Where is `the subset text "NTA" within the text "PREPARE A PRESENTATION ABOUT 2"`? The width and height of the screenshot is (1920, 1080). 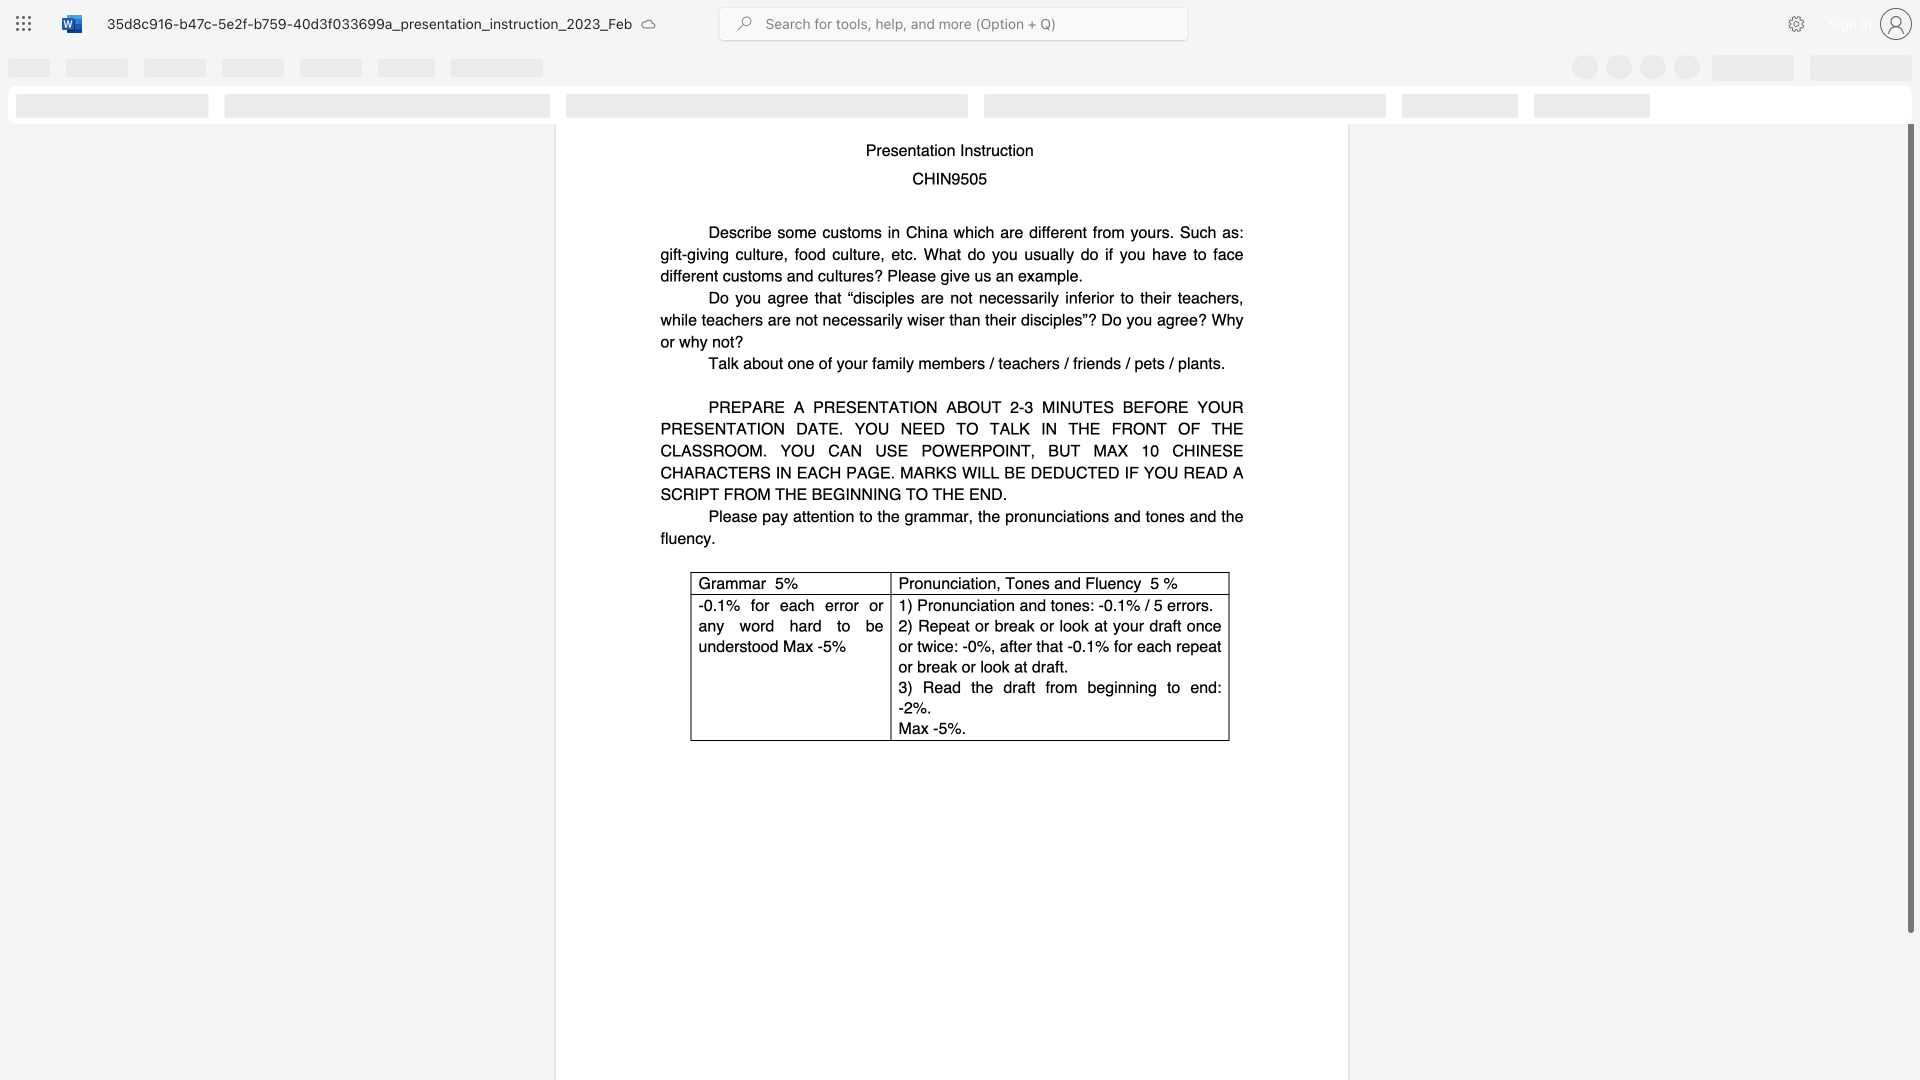 the subset text "NTA" within the text "PREPARE A PRESENTATION ABOUT 2" is located at coordinates (867, 406).